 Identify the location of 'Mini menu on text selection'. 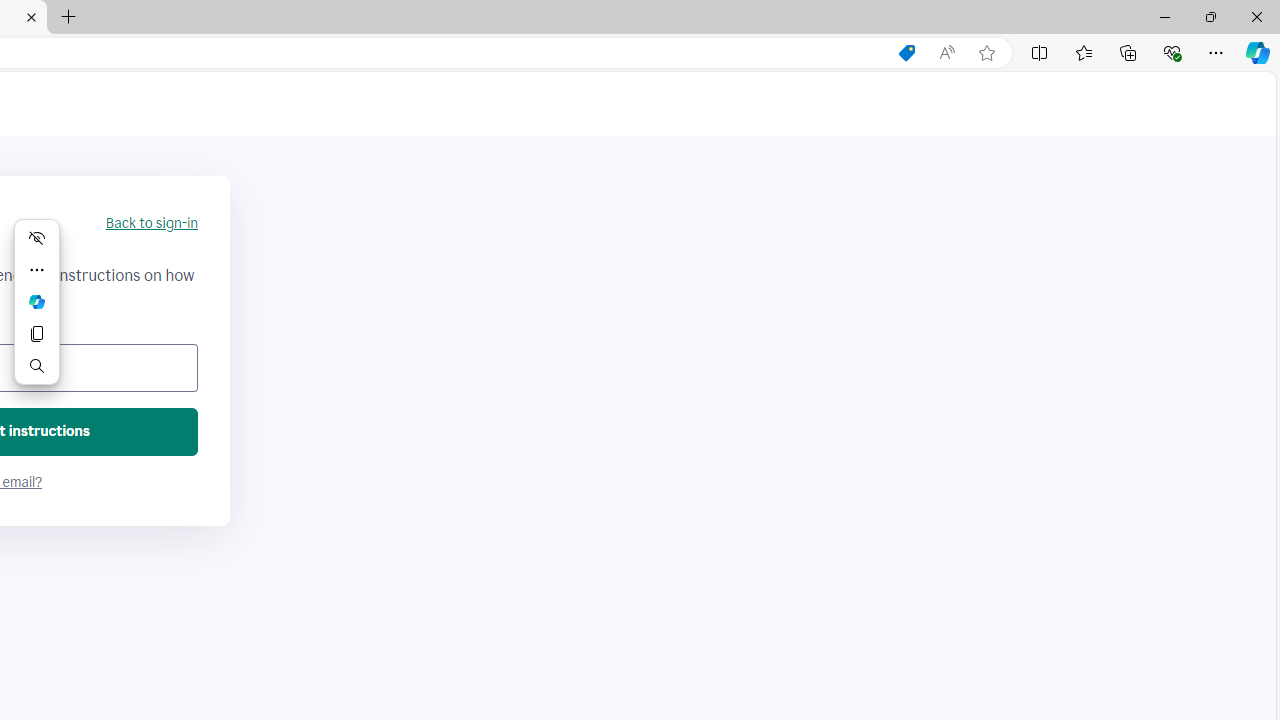
(37, 302).